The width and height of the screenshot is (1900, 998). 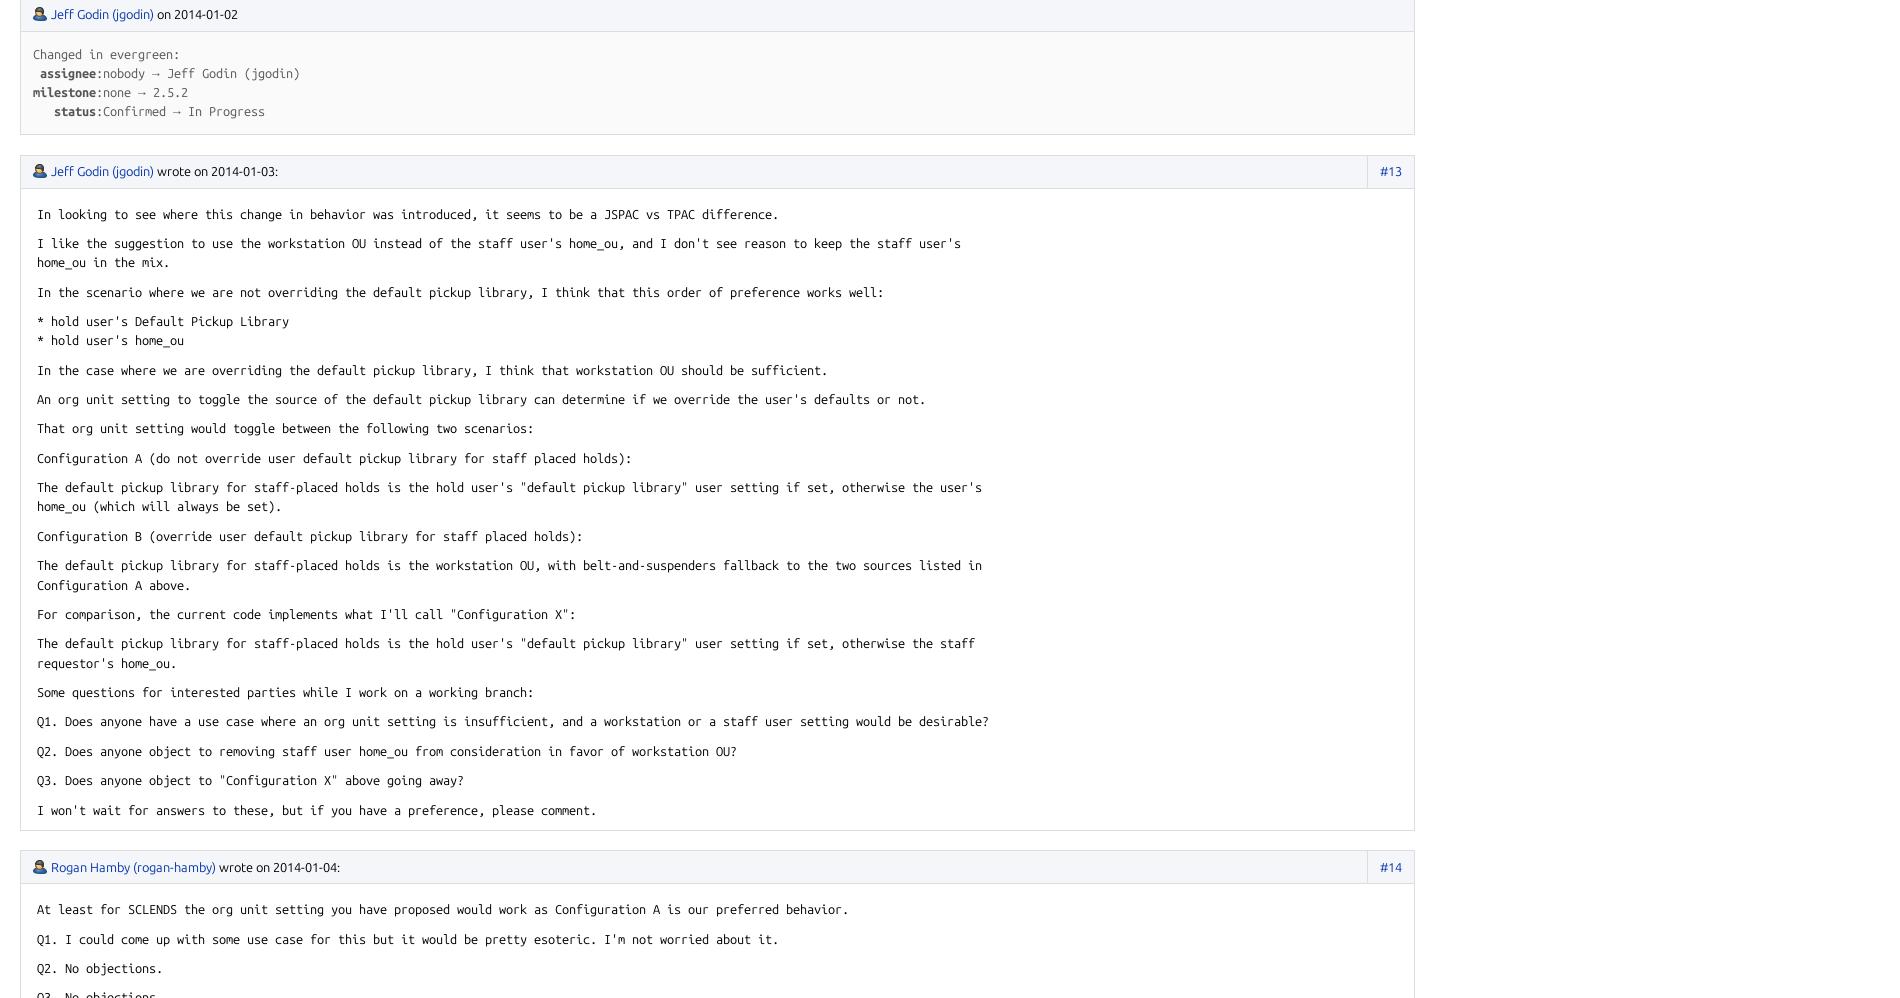 What do you see at coordinates (234, 168) in the screenshot?
I see `'on 2014-01-03'` at bounding box center [234, 168].